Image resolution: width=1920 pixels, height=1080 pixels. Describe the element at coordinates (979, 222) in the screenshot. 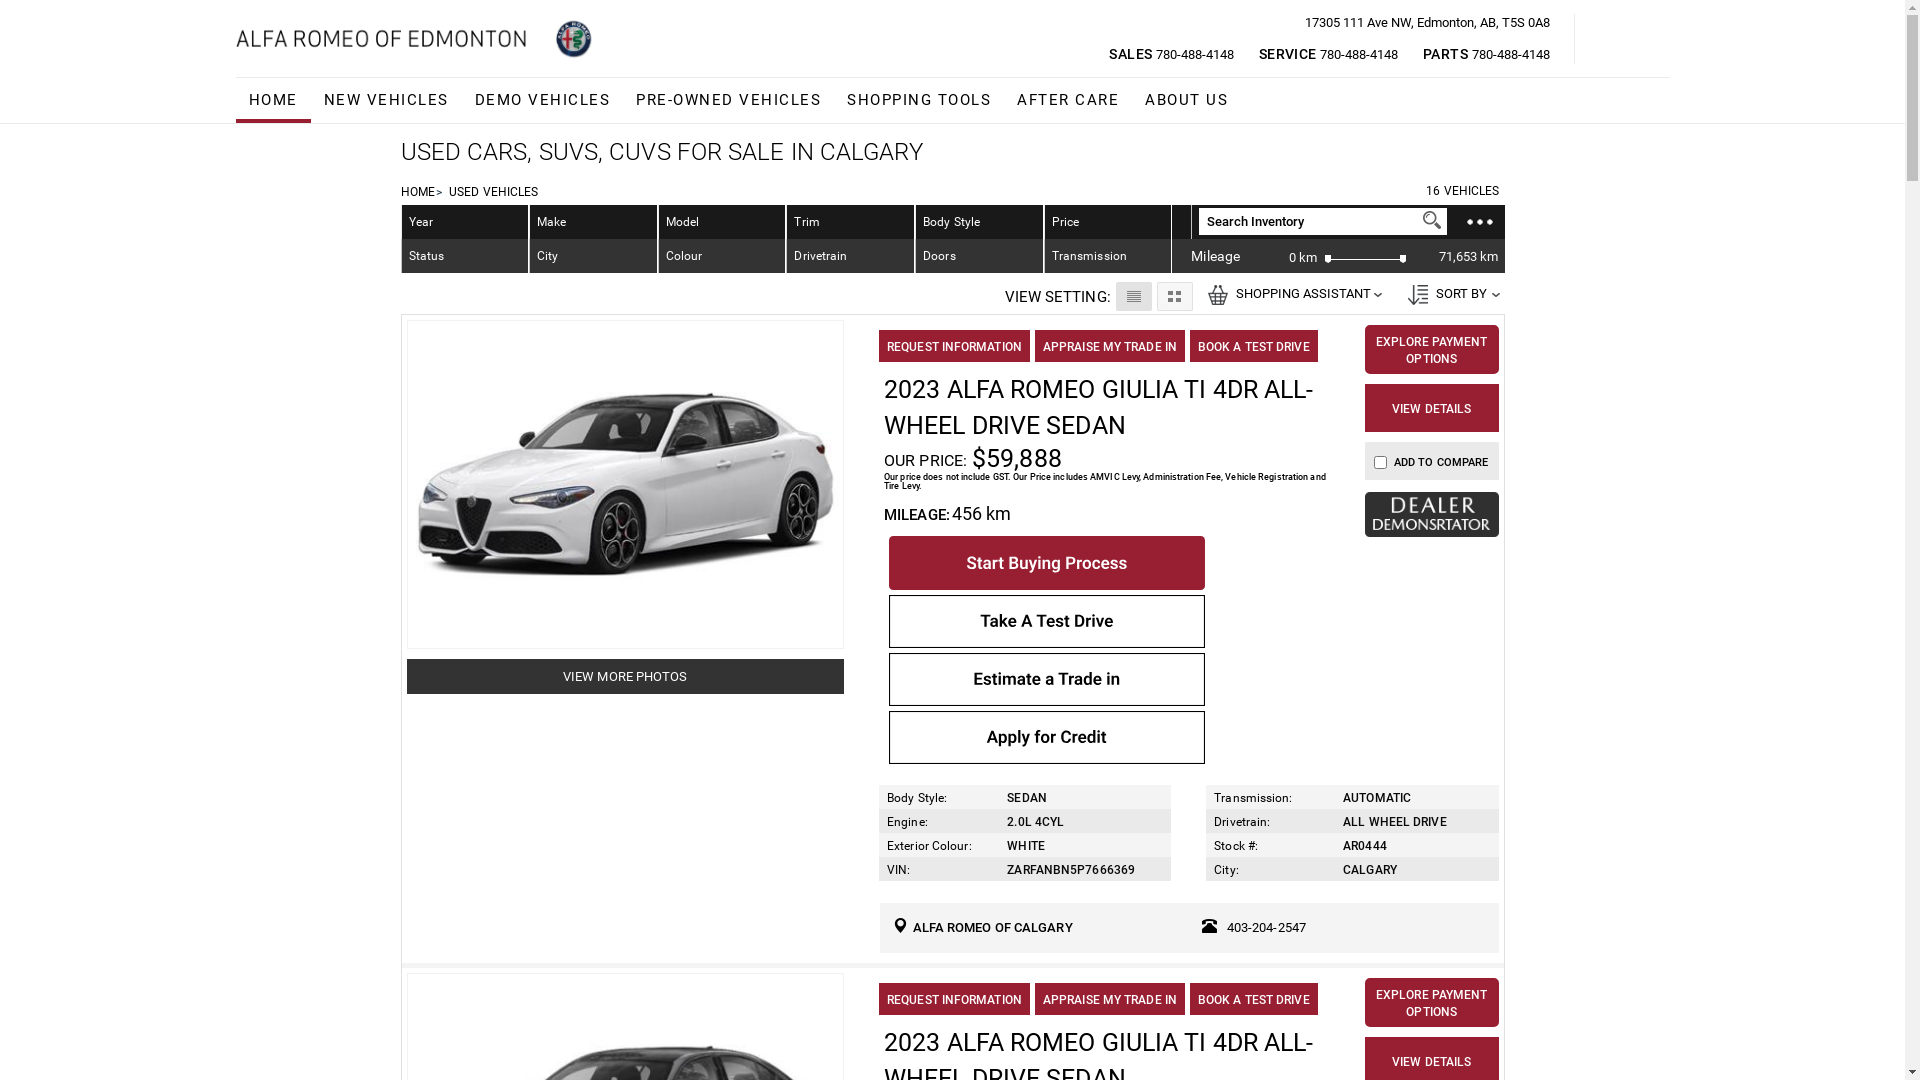

I see `'Body Style'` at that location.